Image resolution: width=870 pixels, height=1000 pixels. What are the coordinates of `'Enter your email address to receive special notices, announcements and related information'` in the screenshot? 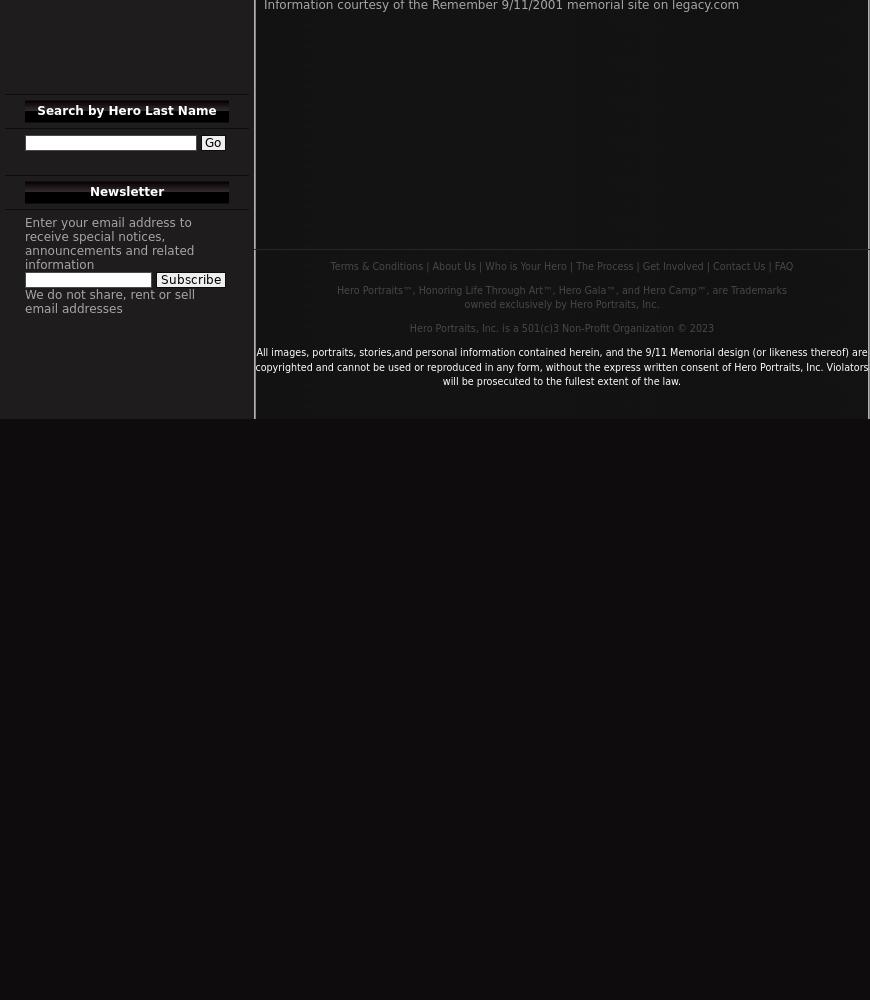 It's located at (108, 243).